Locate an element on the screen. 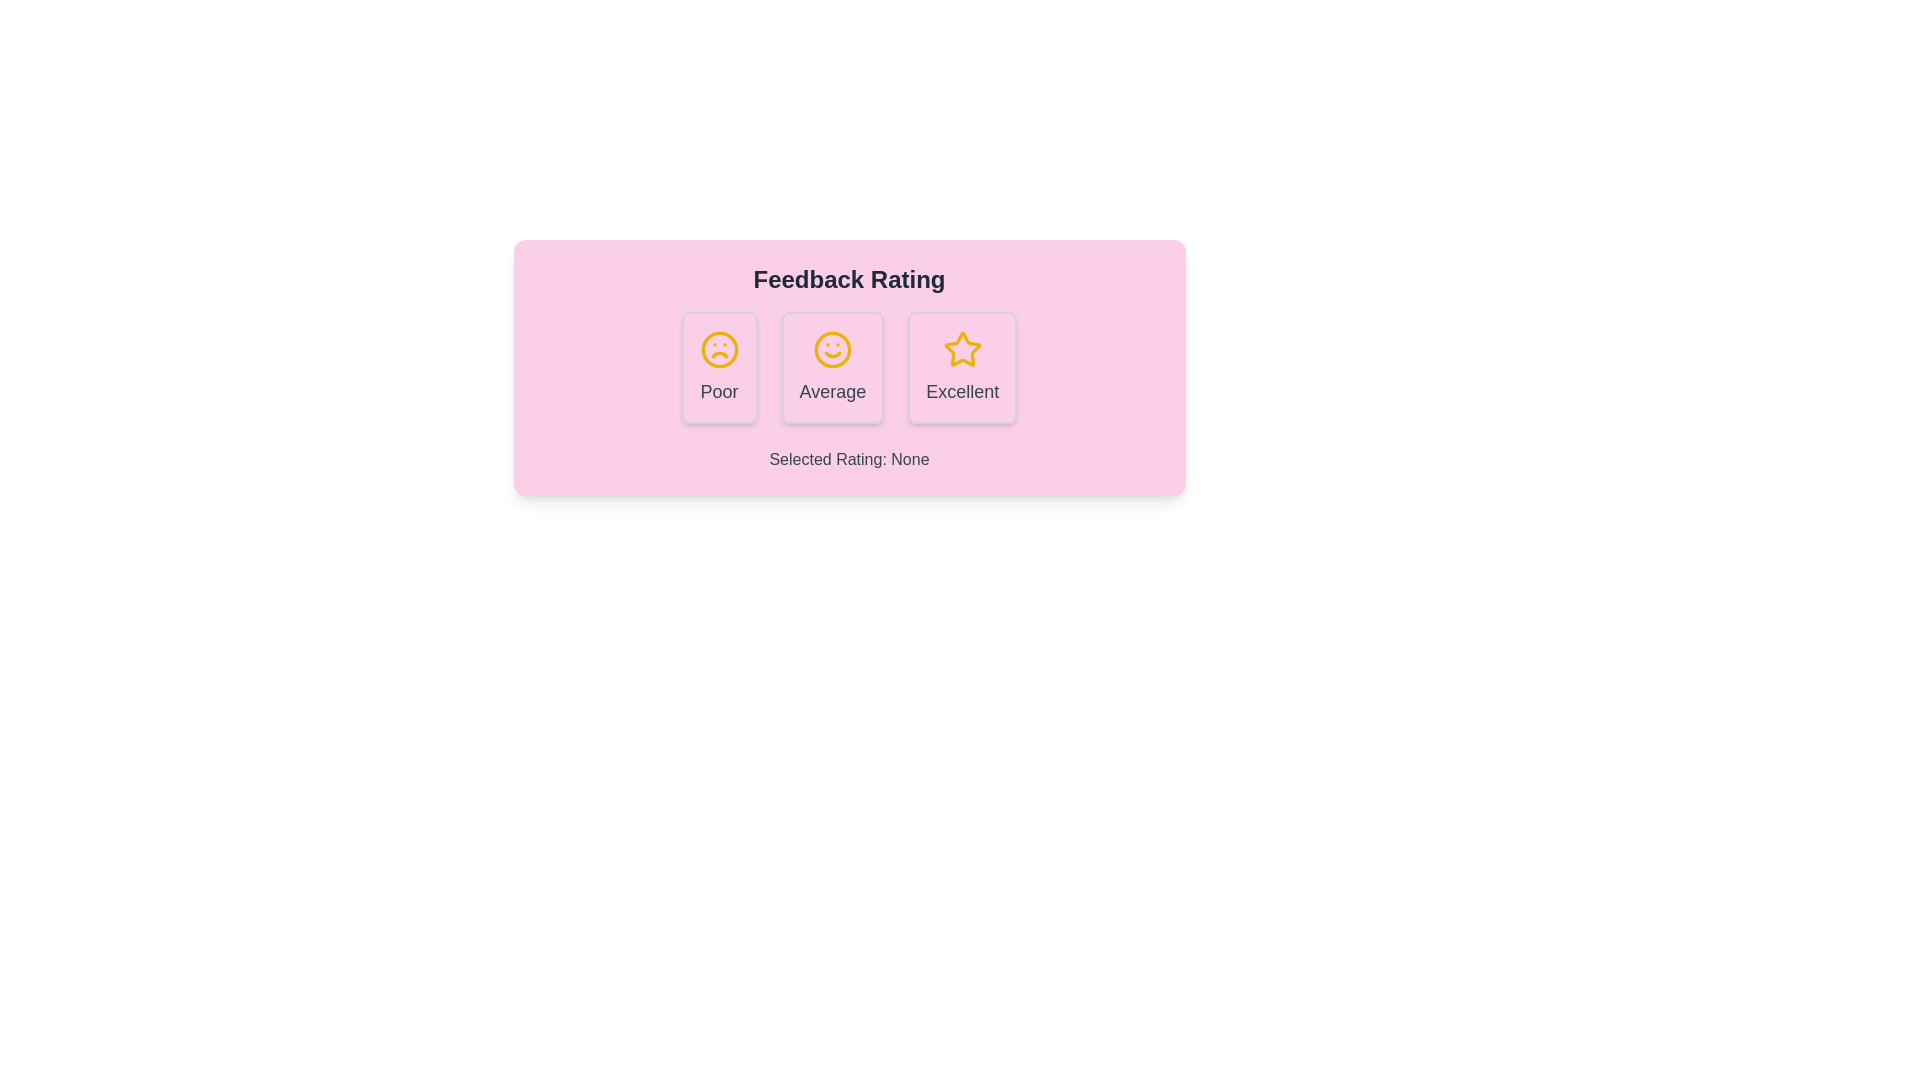 The height and width of the screenshot is (1080, 1920). the 'Poor' rating button, which is the leftmost element in the group of three rating options is located at coordinates (719, 367).